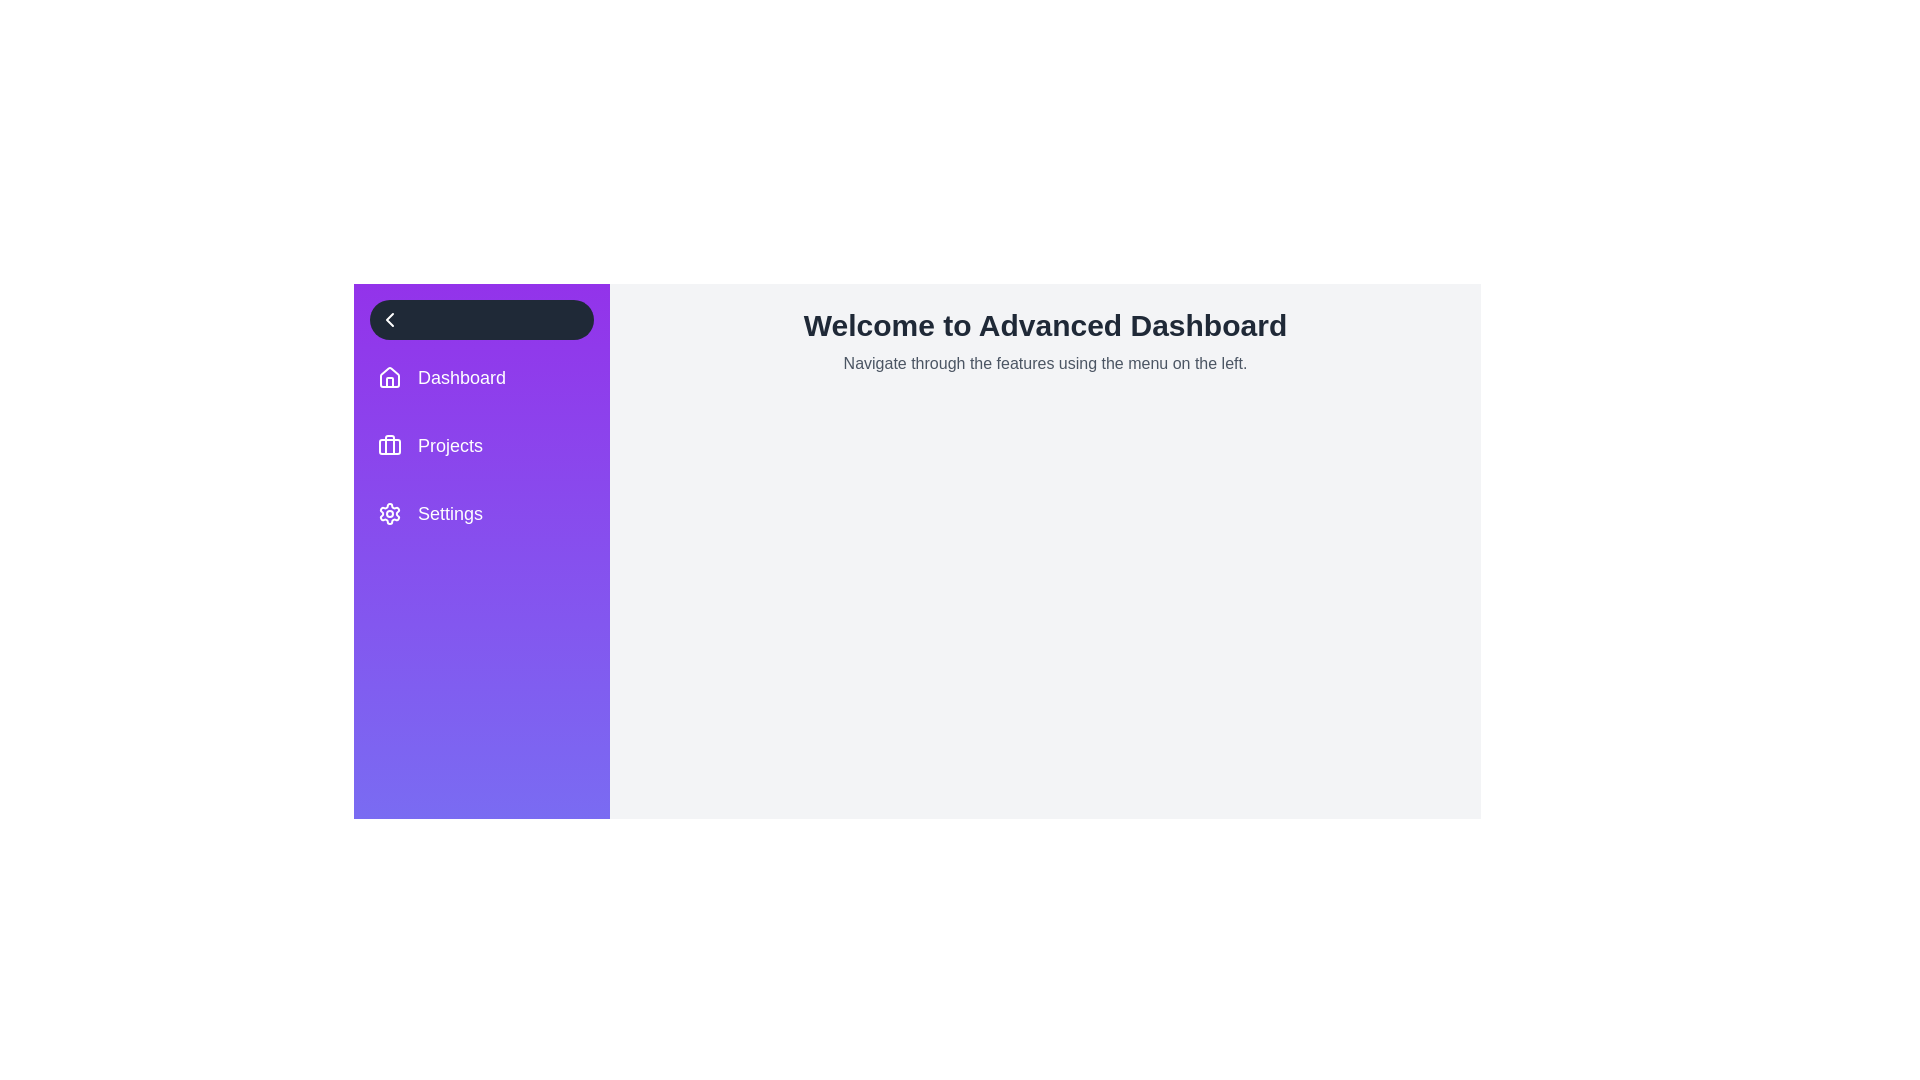 The image size is (1920, 1080). I want to click on the menu item Dashboard to inspect its feedback, so click(481, 378).